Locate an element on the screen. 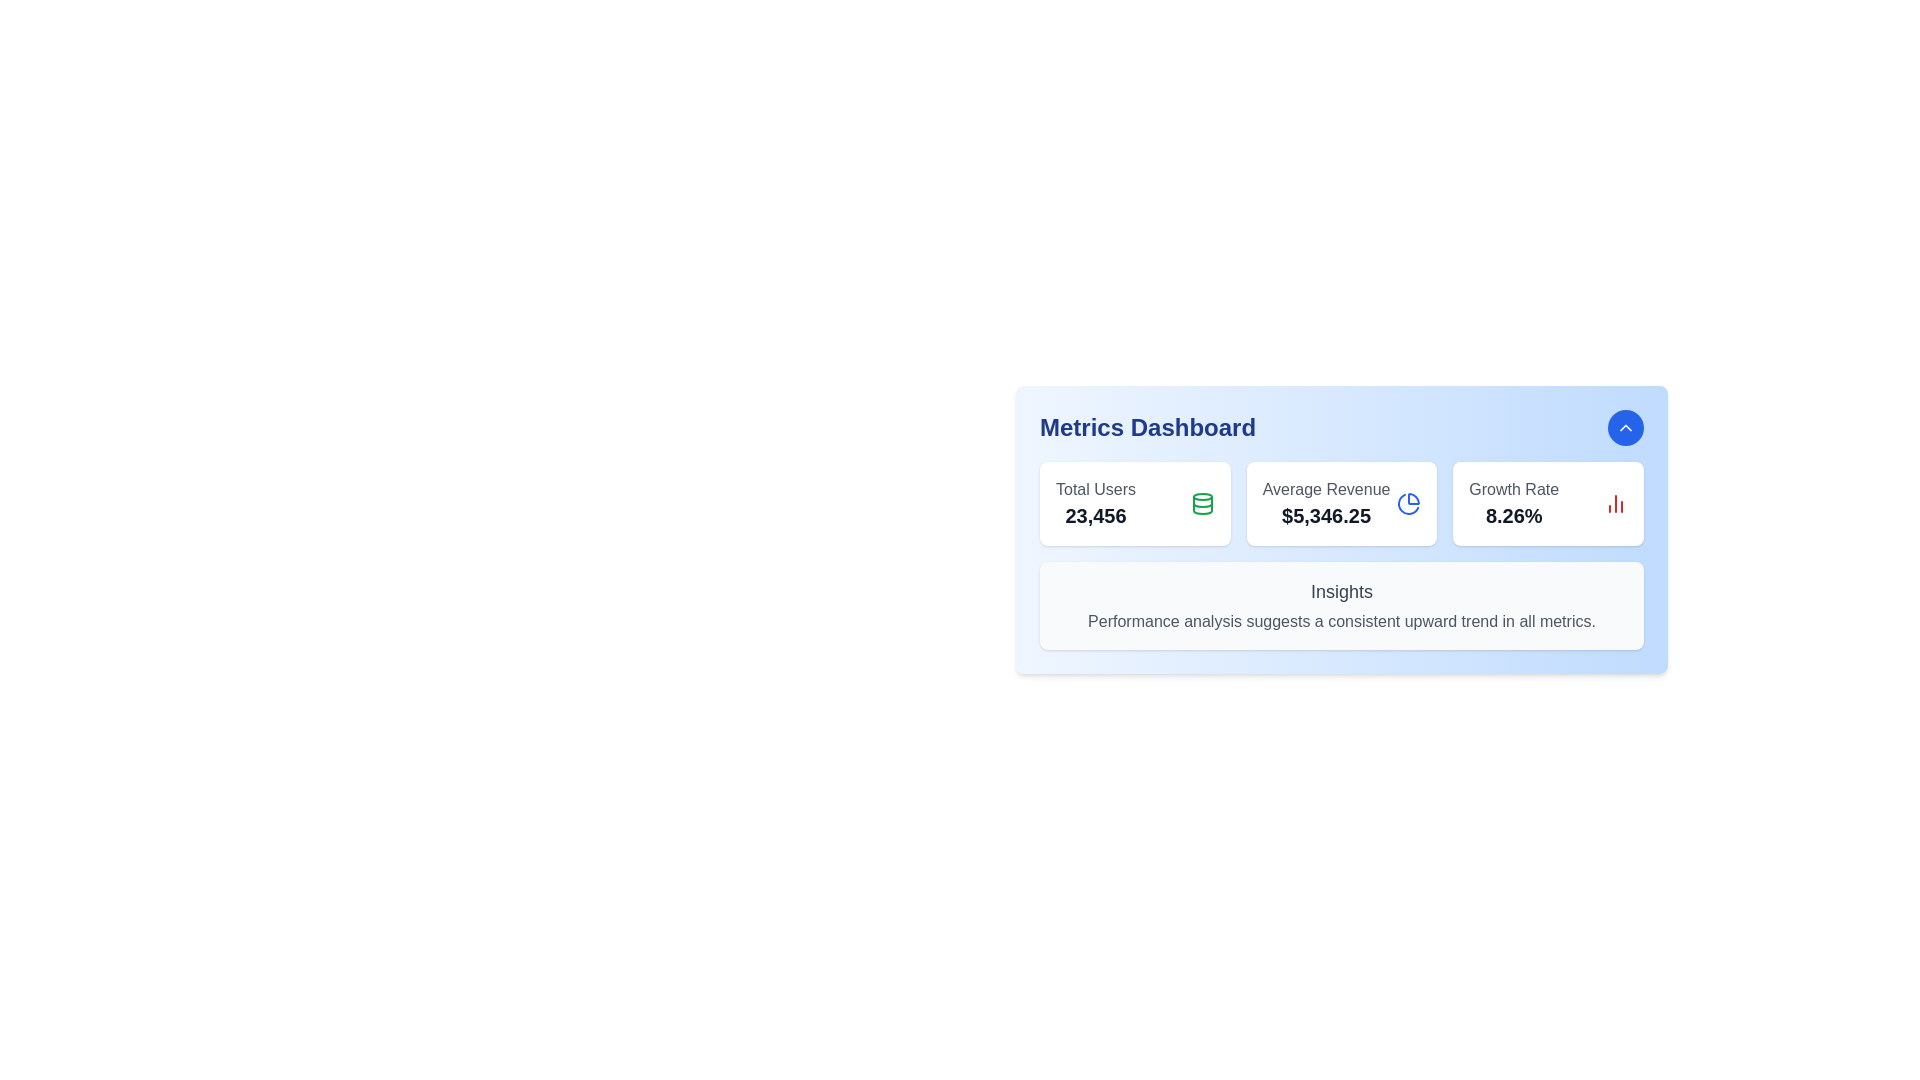 This screenshot has height=1080, width=1920. the text label presenting the total number of users, which is located in the top-left corner of a white card in the 'Metrics Dashboard' section is located at coordinates (1094, 503).